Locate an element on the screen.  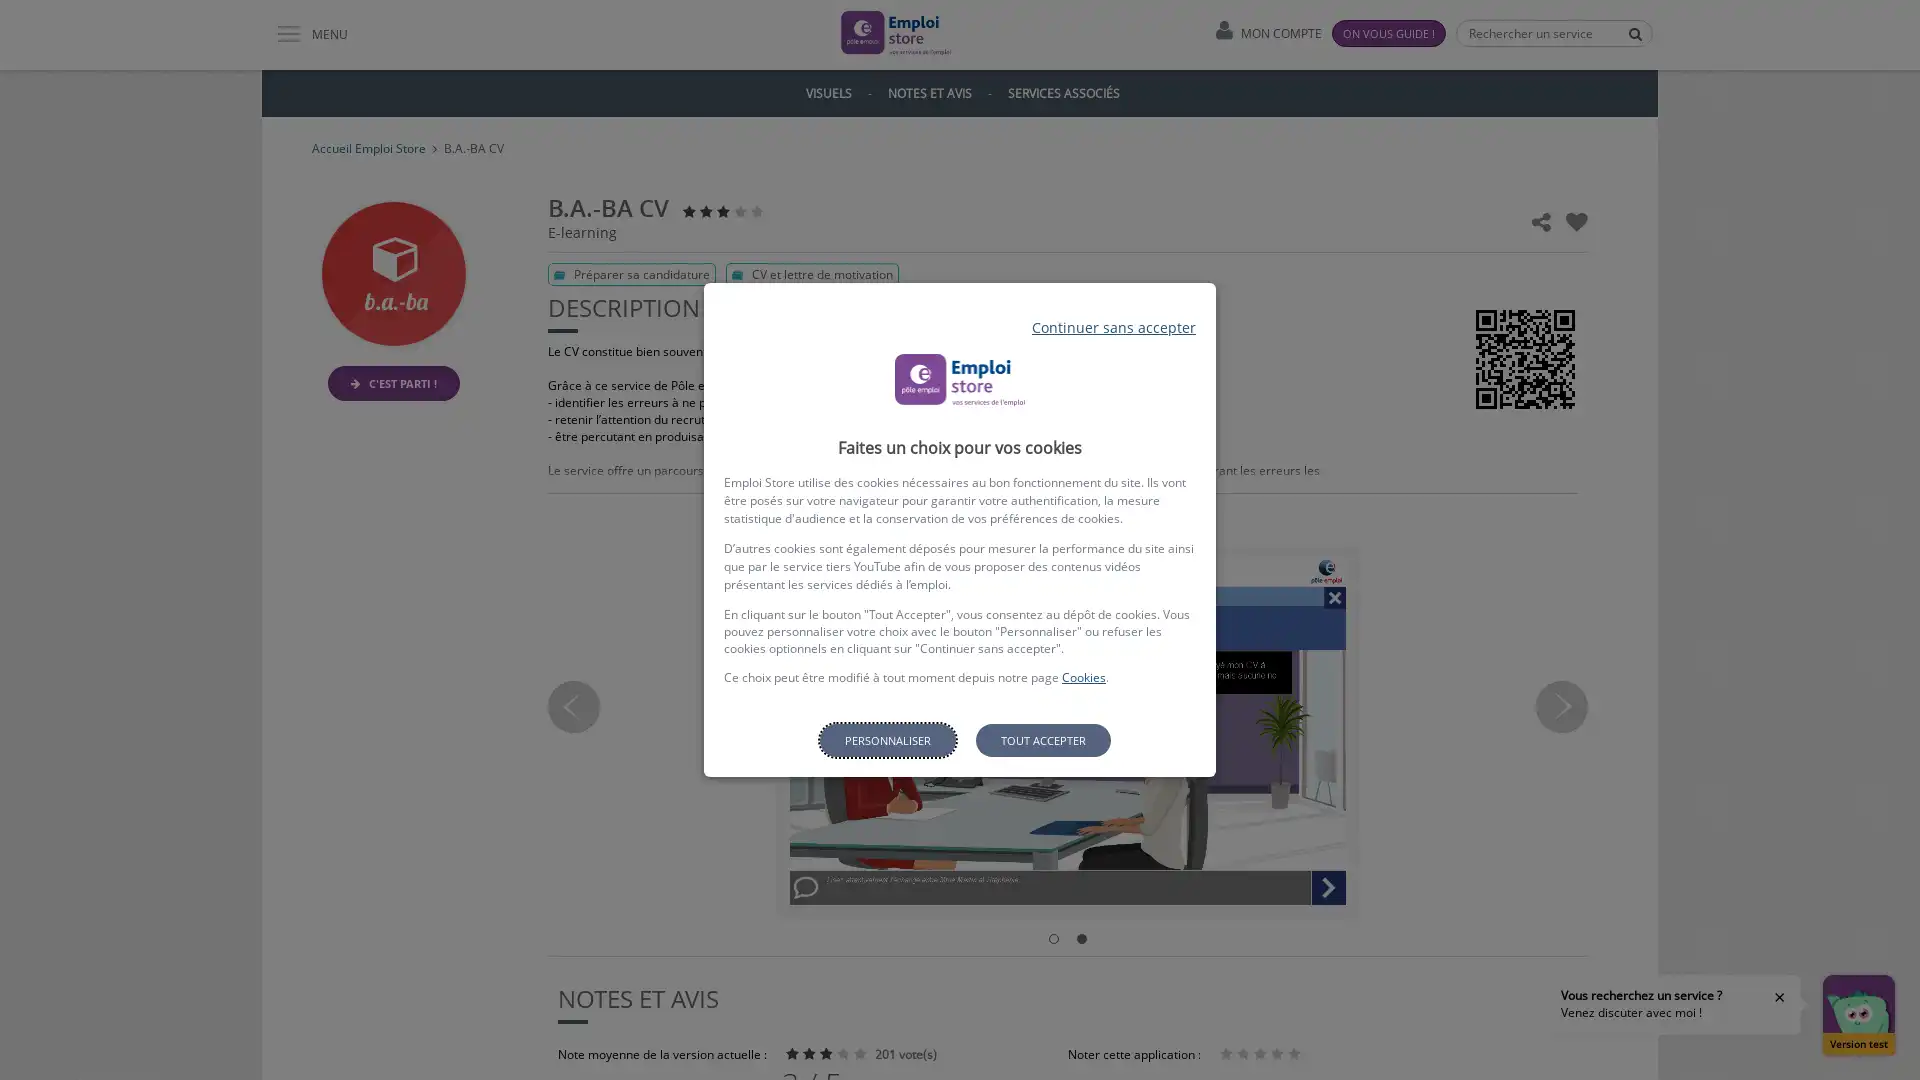
Fermer la bulle d'aide is located at coordinates (1780, 996).